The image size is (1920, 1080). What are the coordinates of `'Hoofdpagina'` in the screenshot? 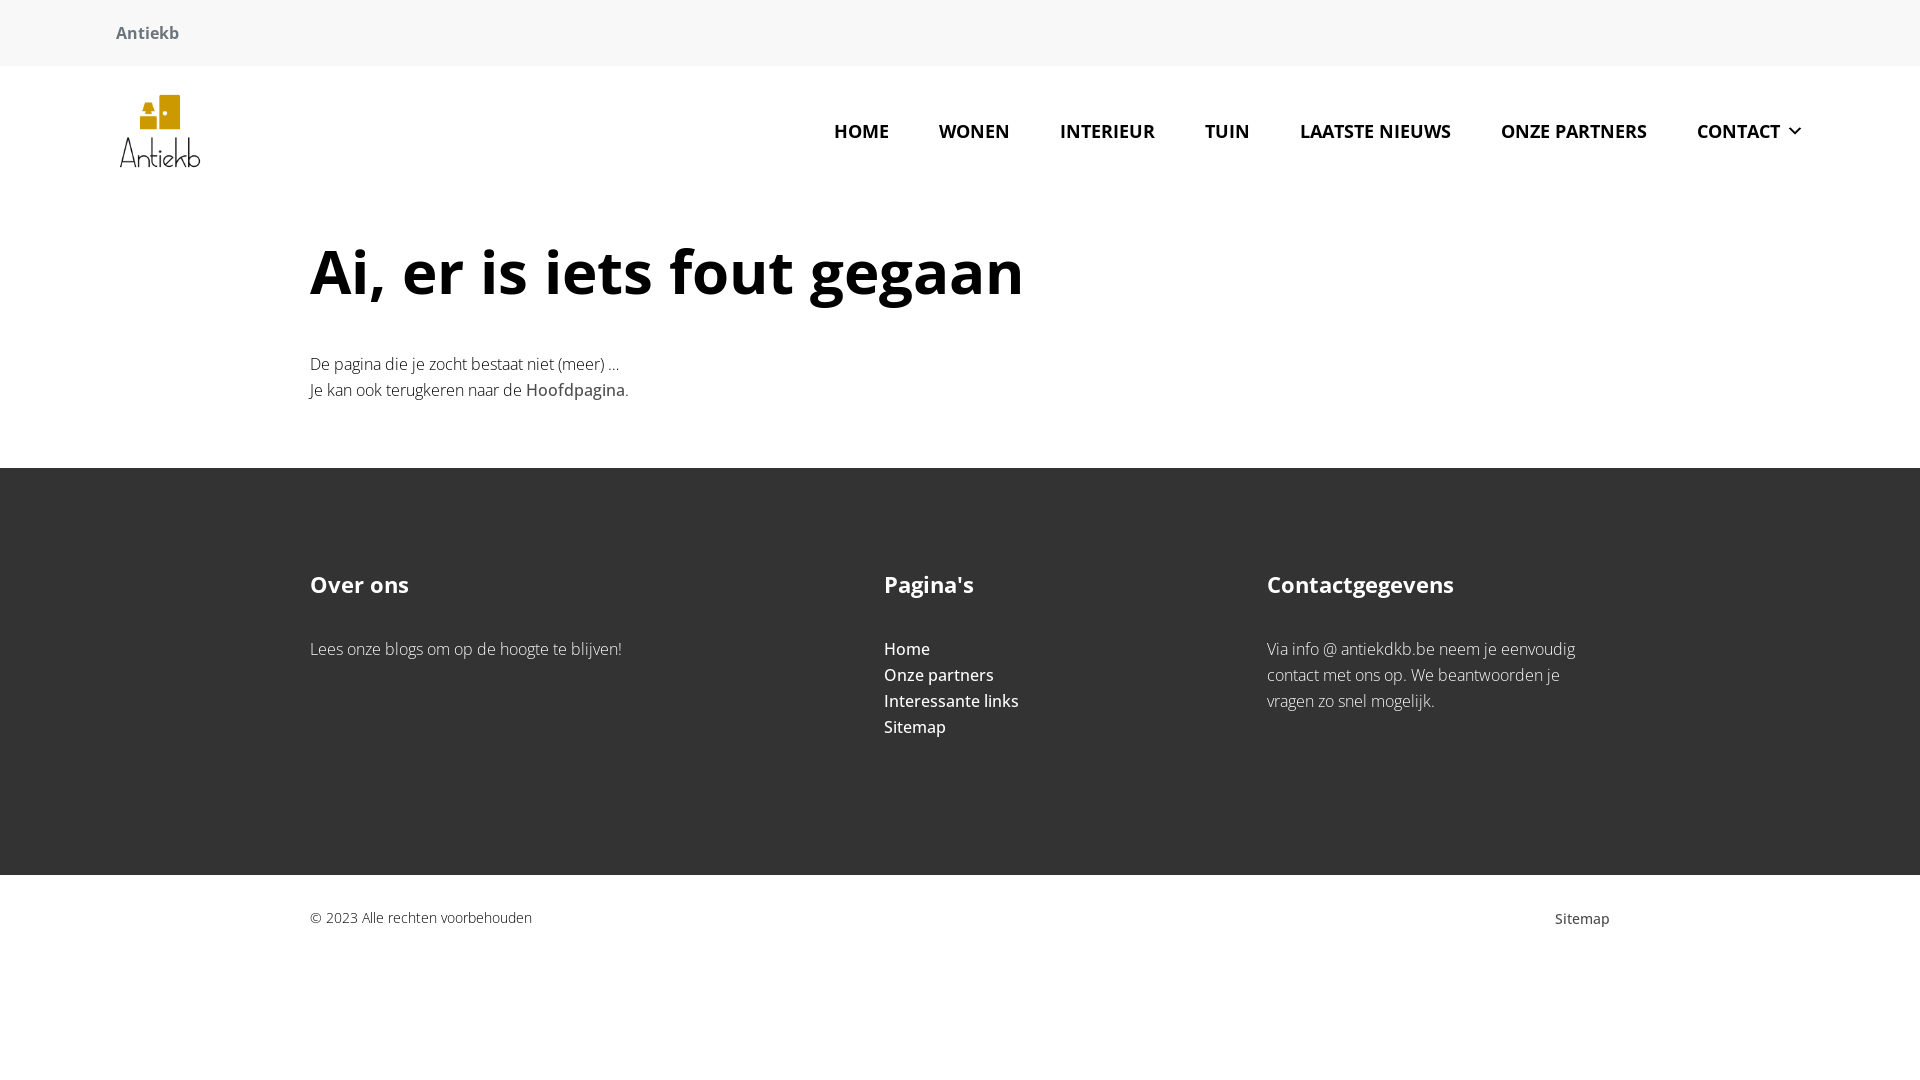 It's located at (574, 389).